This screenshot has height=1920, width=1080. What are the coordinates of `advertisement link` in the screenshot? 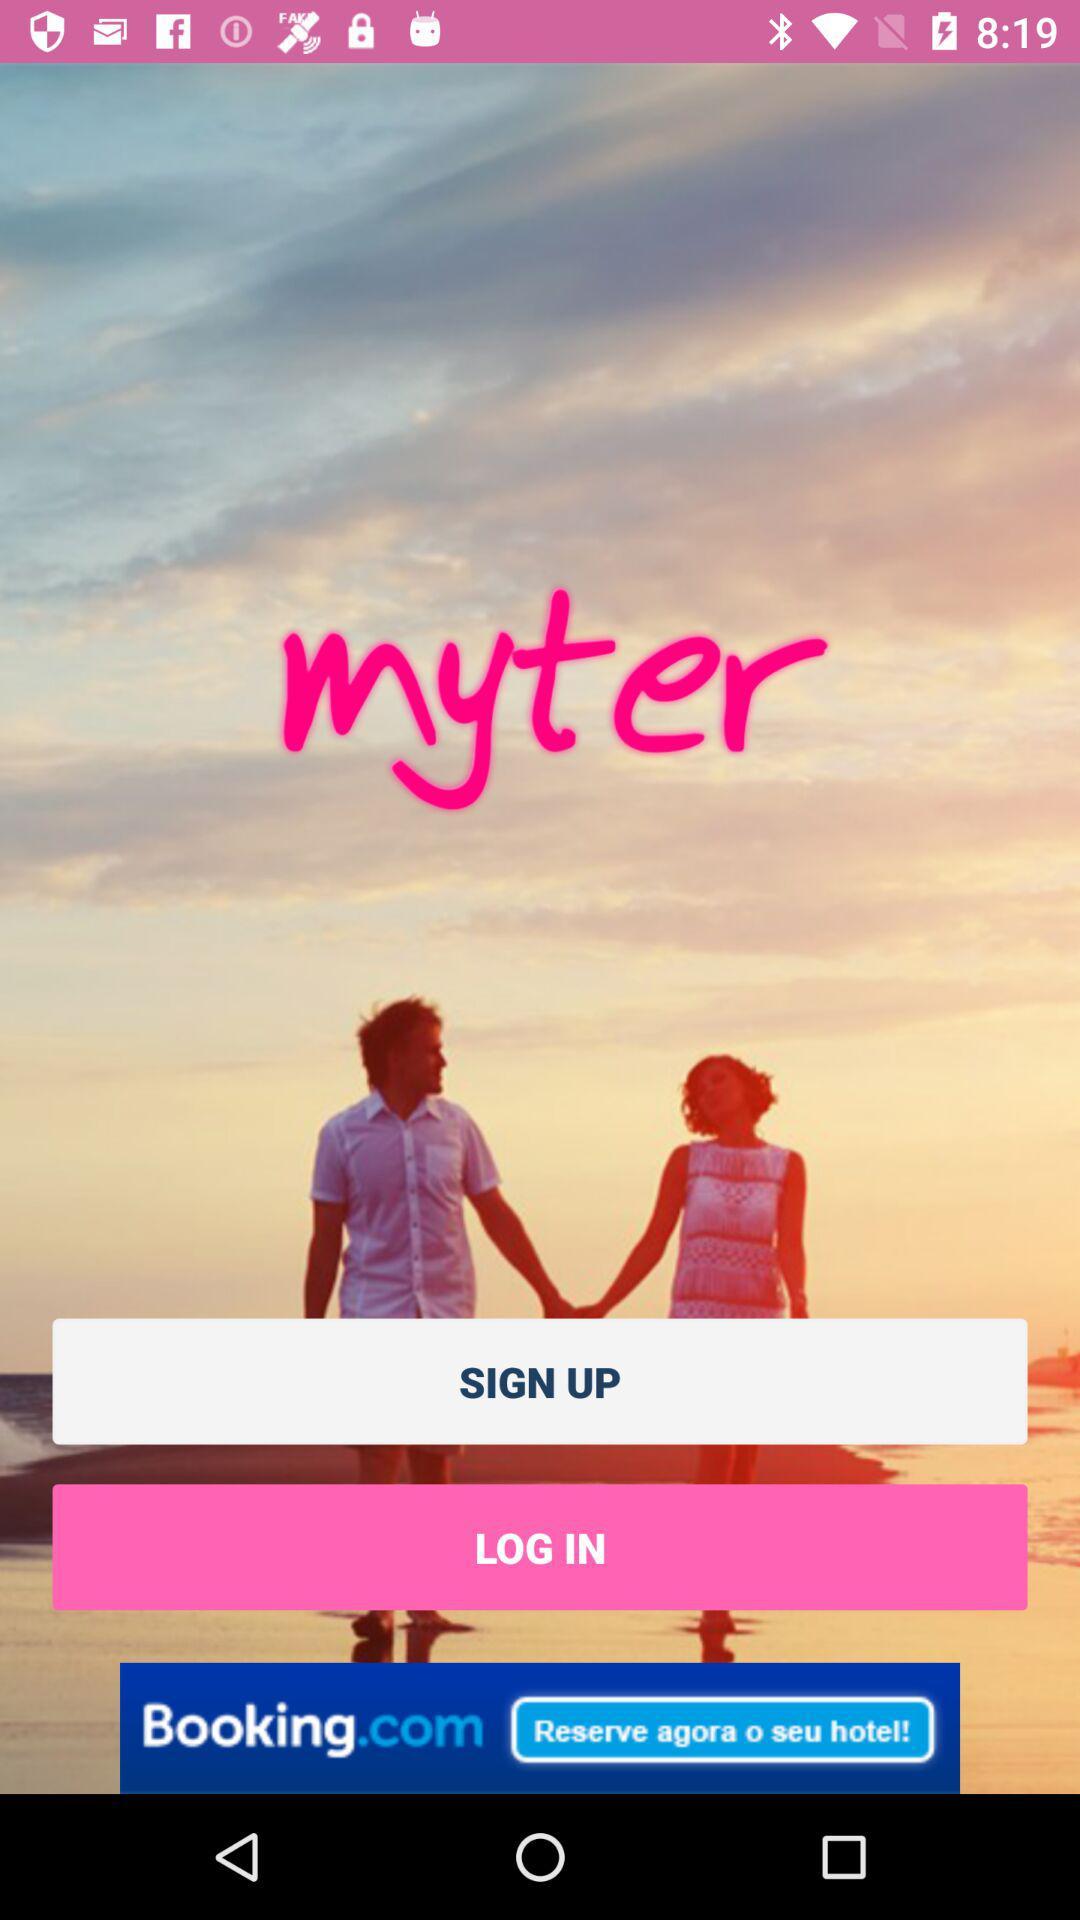 It's located at (540, 1727).